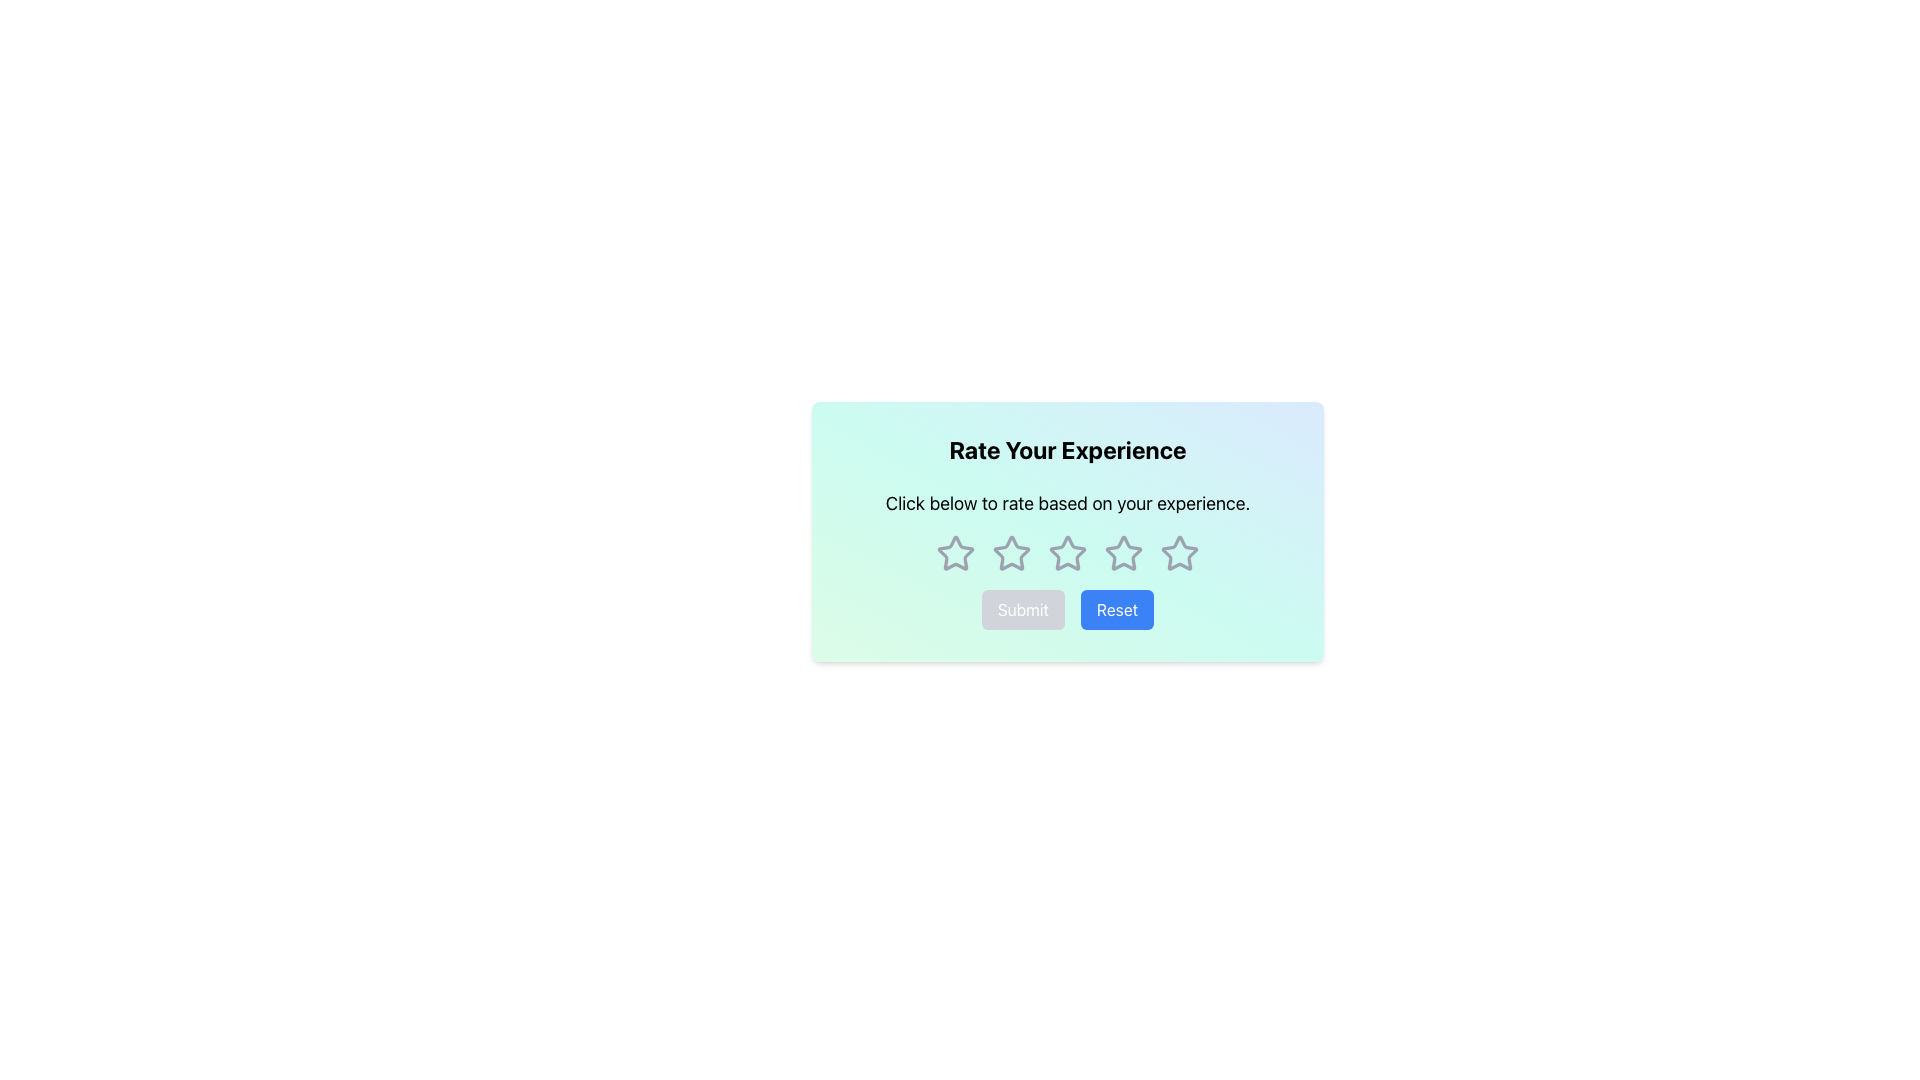 This screenshot has width=1920, height=1080. What do you see at coordinates (1067, 554) in the screenshot?
I see `the fourth star in the Rating stars component` at bounding box center [1067, 554].